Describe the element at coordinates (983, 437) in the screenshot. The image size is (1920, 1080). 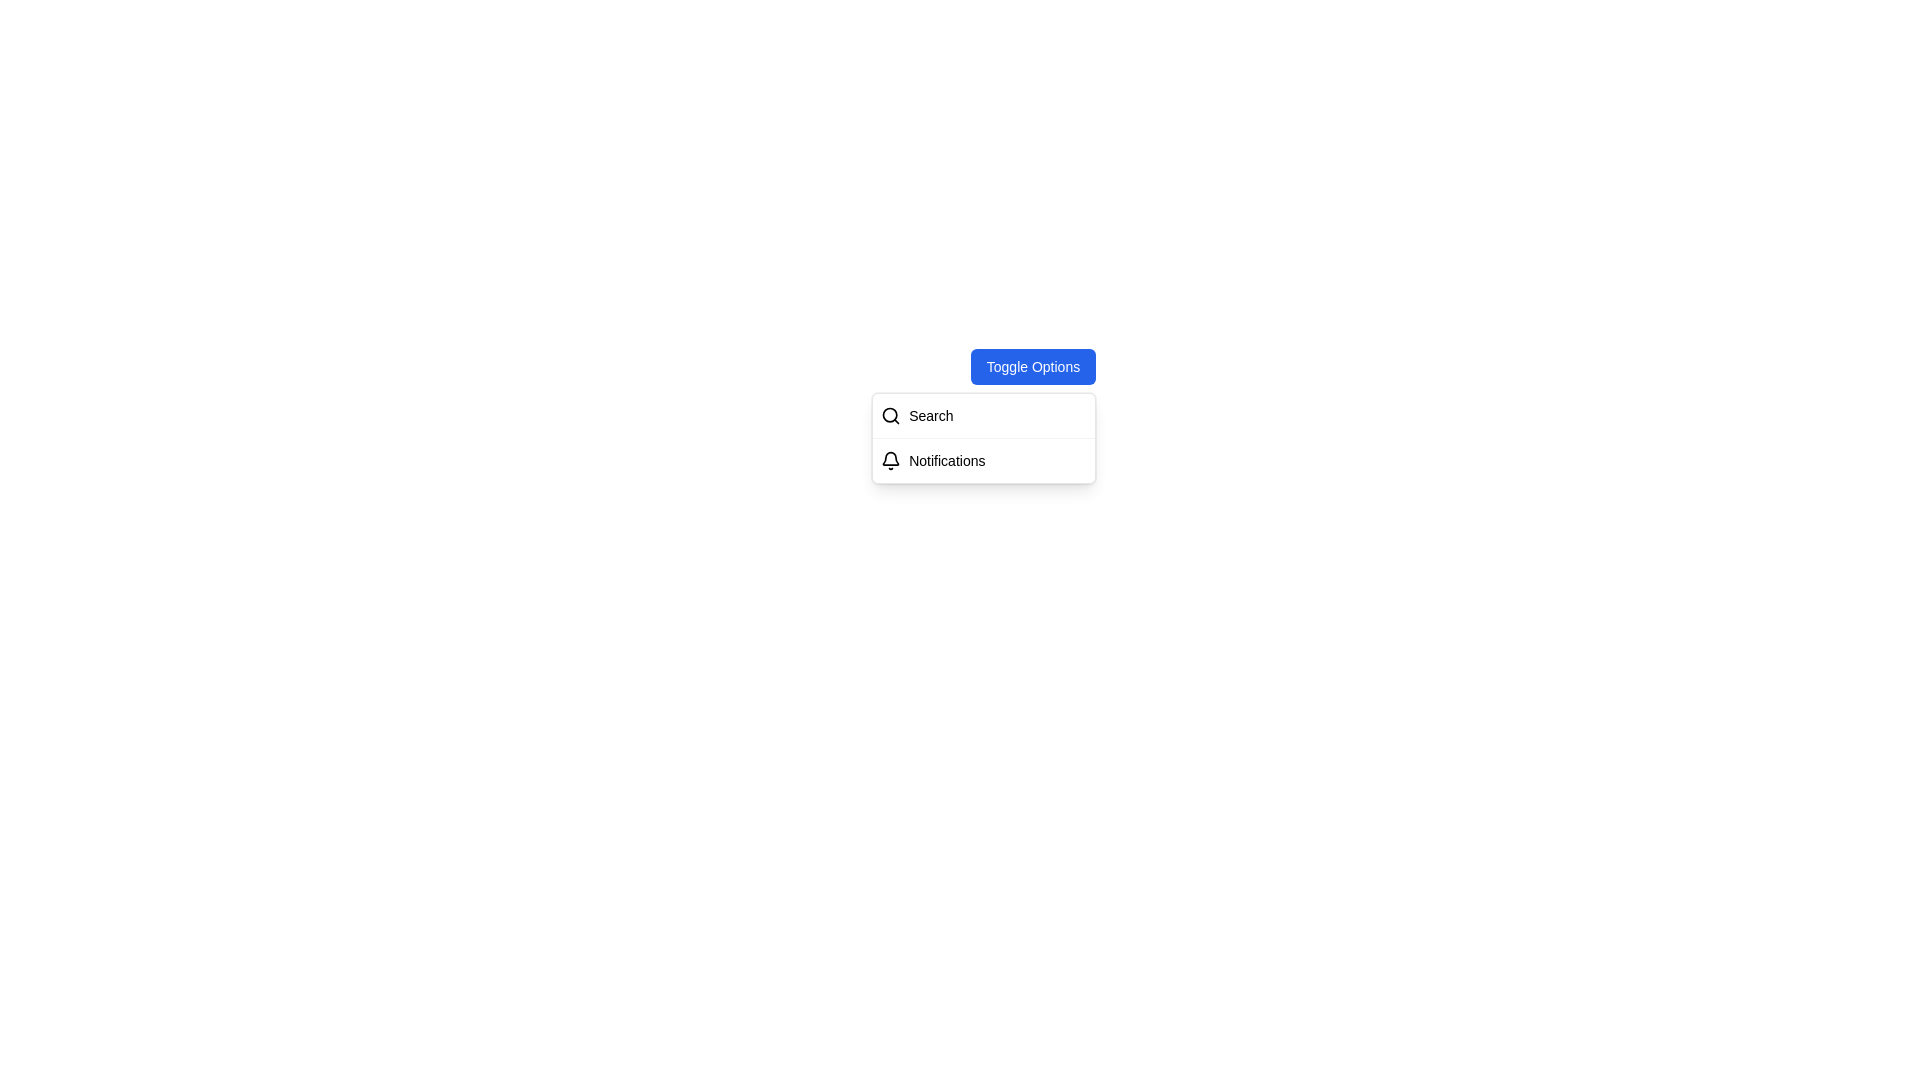
I see `the 'Search' or 'Notifications' option in the dropdown menu located under the 'Toggle Options' button` at that location.